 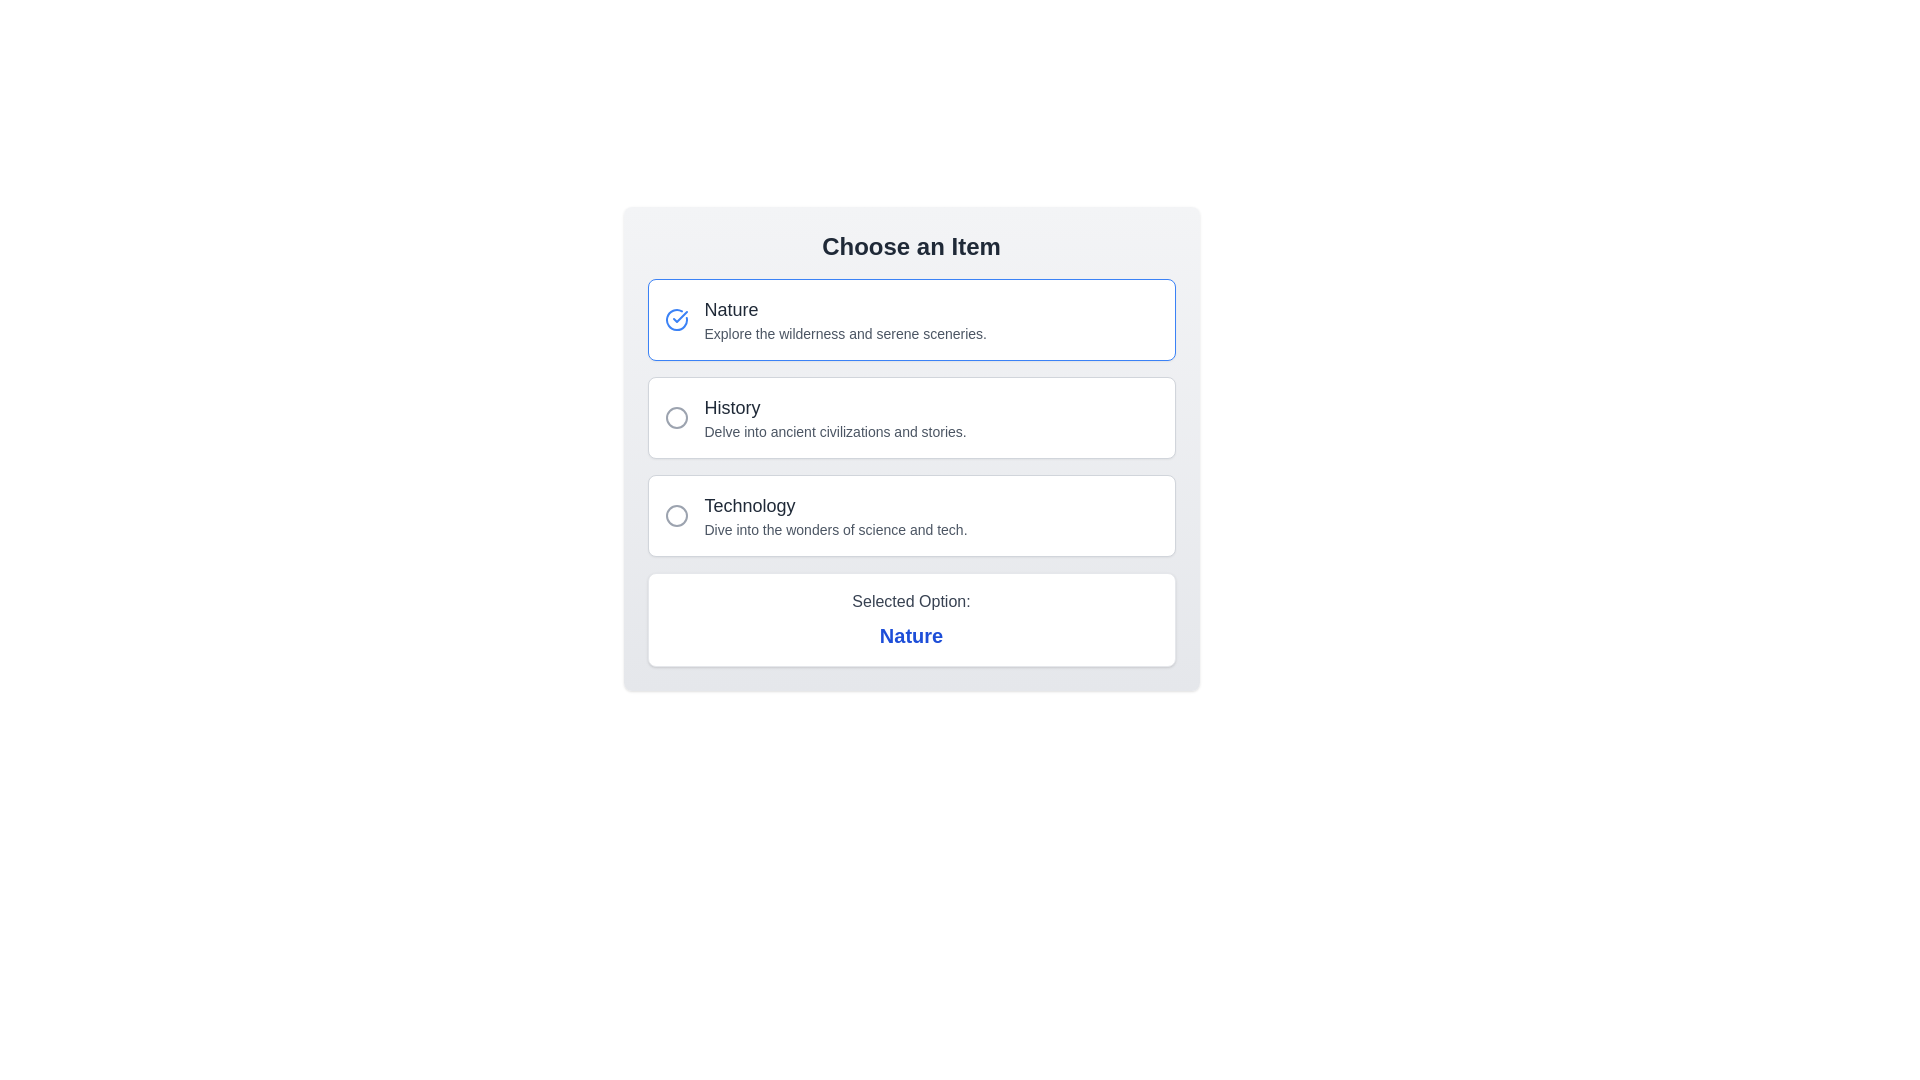 I want to click on the descriptive text element located directly beneath the 'Nature' title in the first selection card of the list, so click(x=845, y=333).